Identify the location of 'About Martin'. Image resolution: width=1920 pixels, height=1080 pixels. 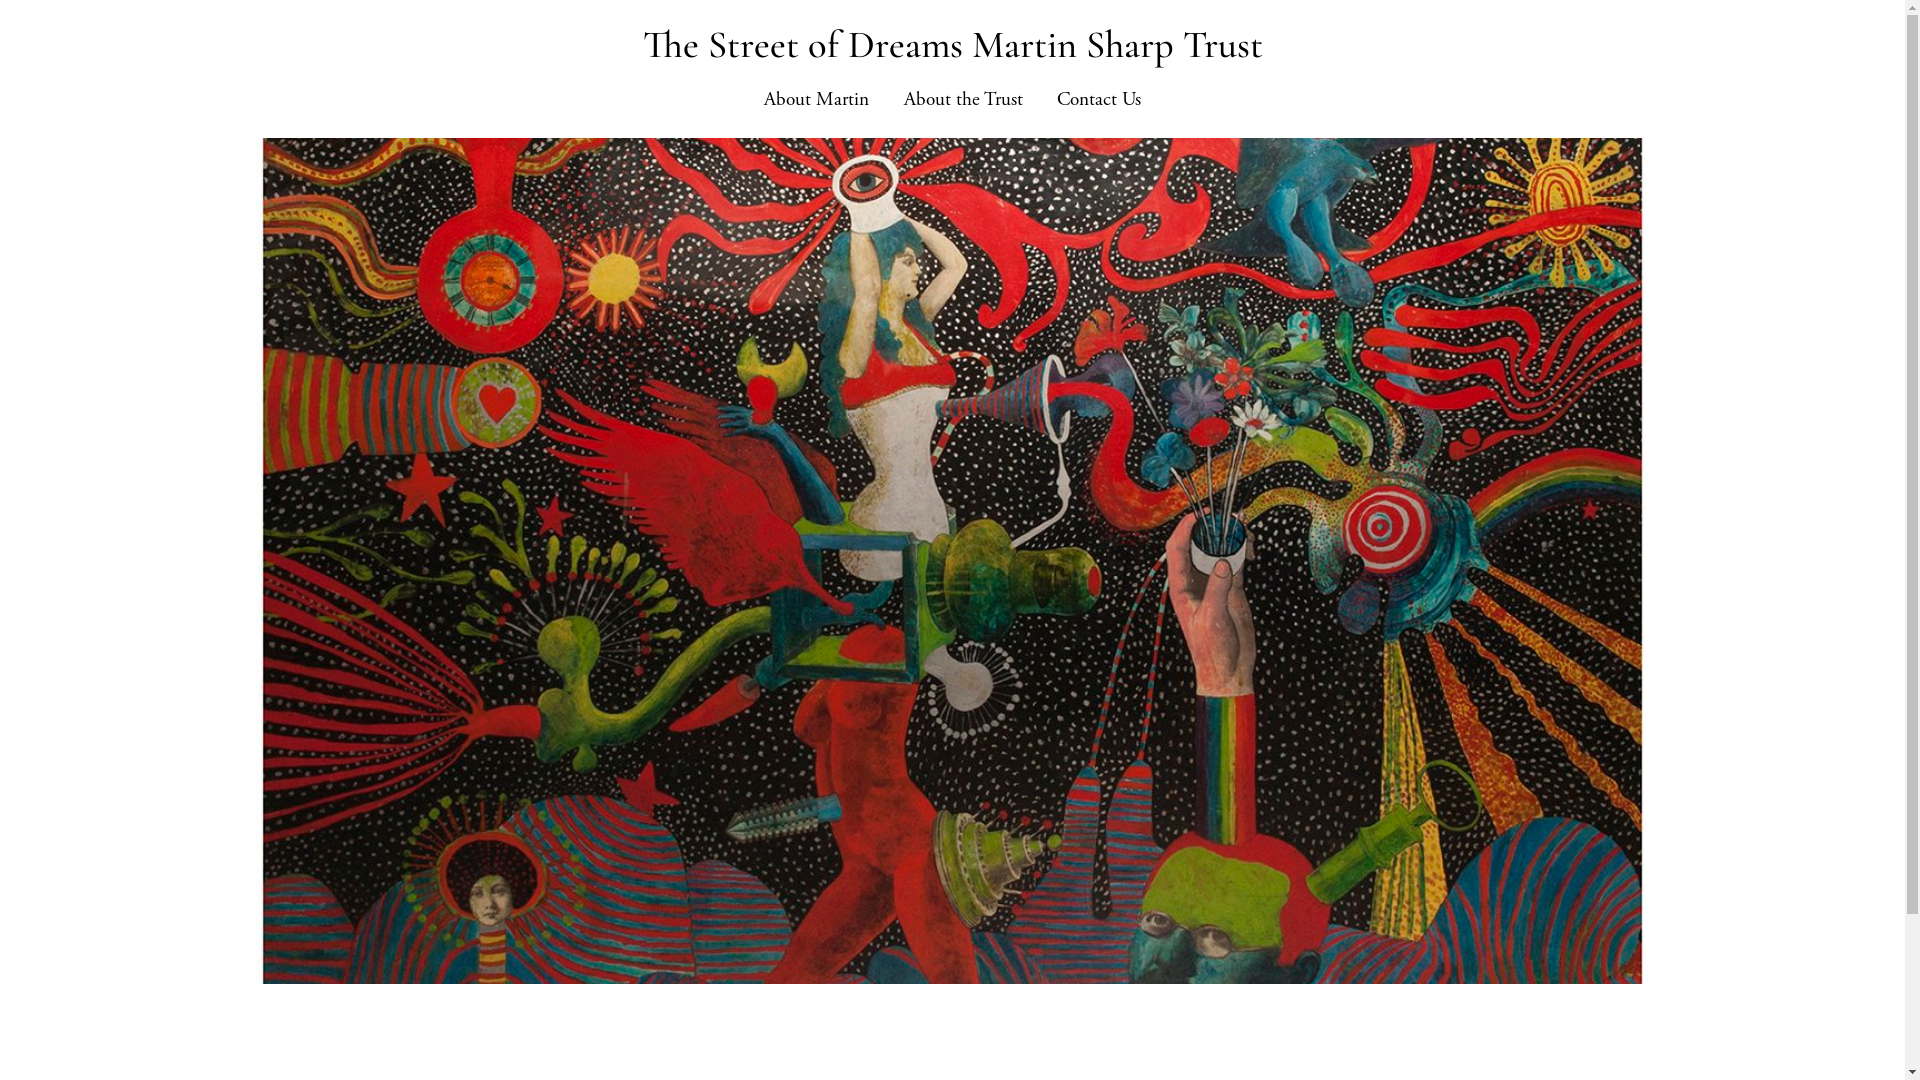
(816, 100).